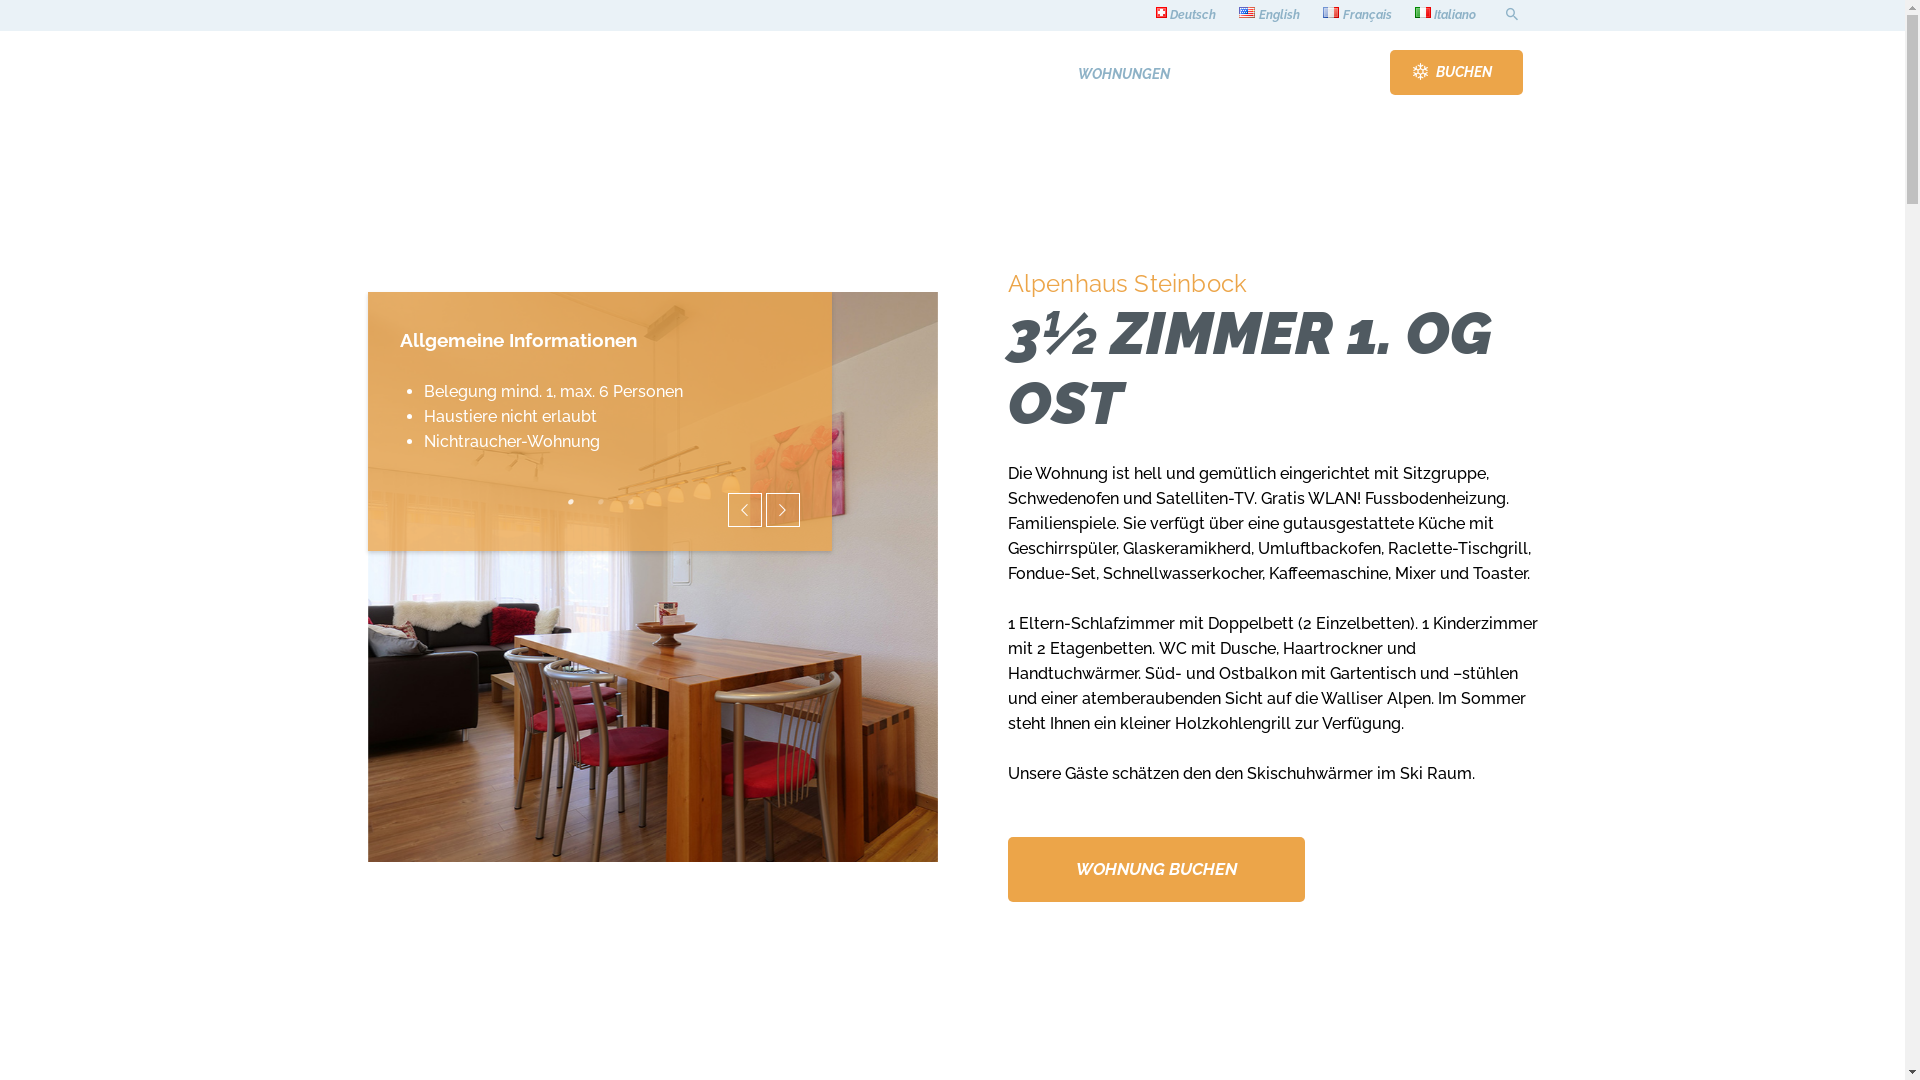 Image resolution: width=1920 pixels, height=1080 pixels. Describe the element at coordinates (1456, 71) in the screenshot. I see `'BUCHEN'` at that location.